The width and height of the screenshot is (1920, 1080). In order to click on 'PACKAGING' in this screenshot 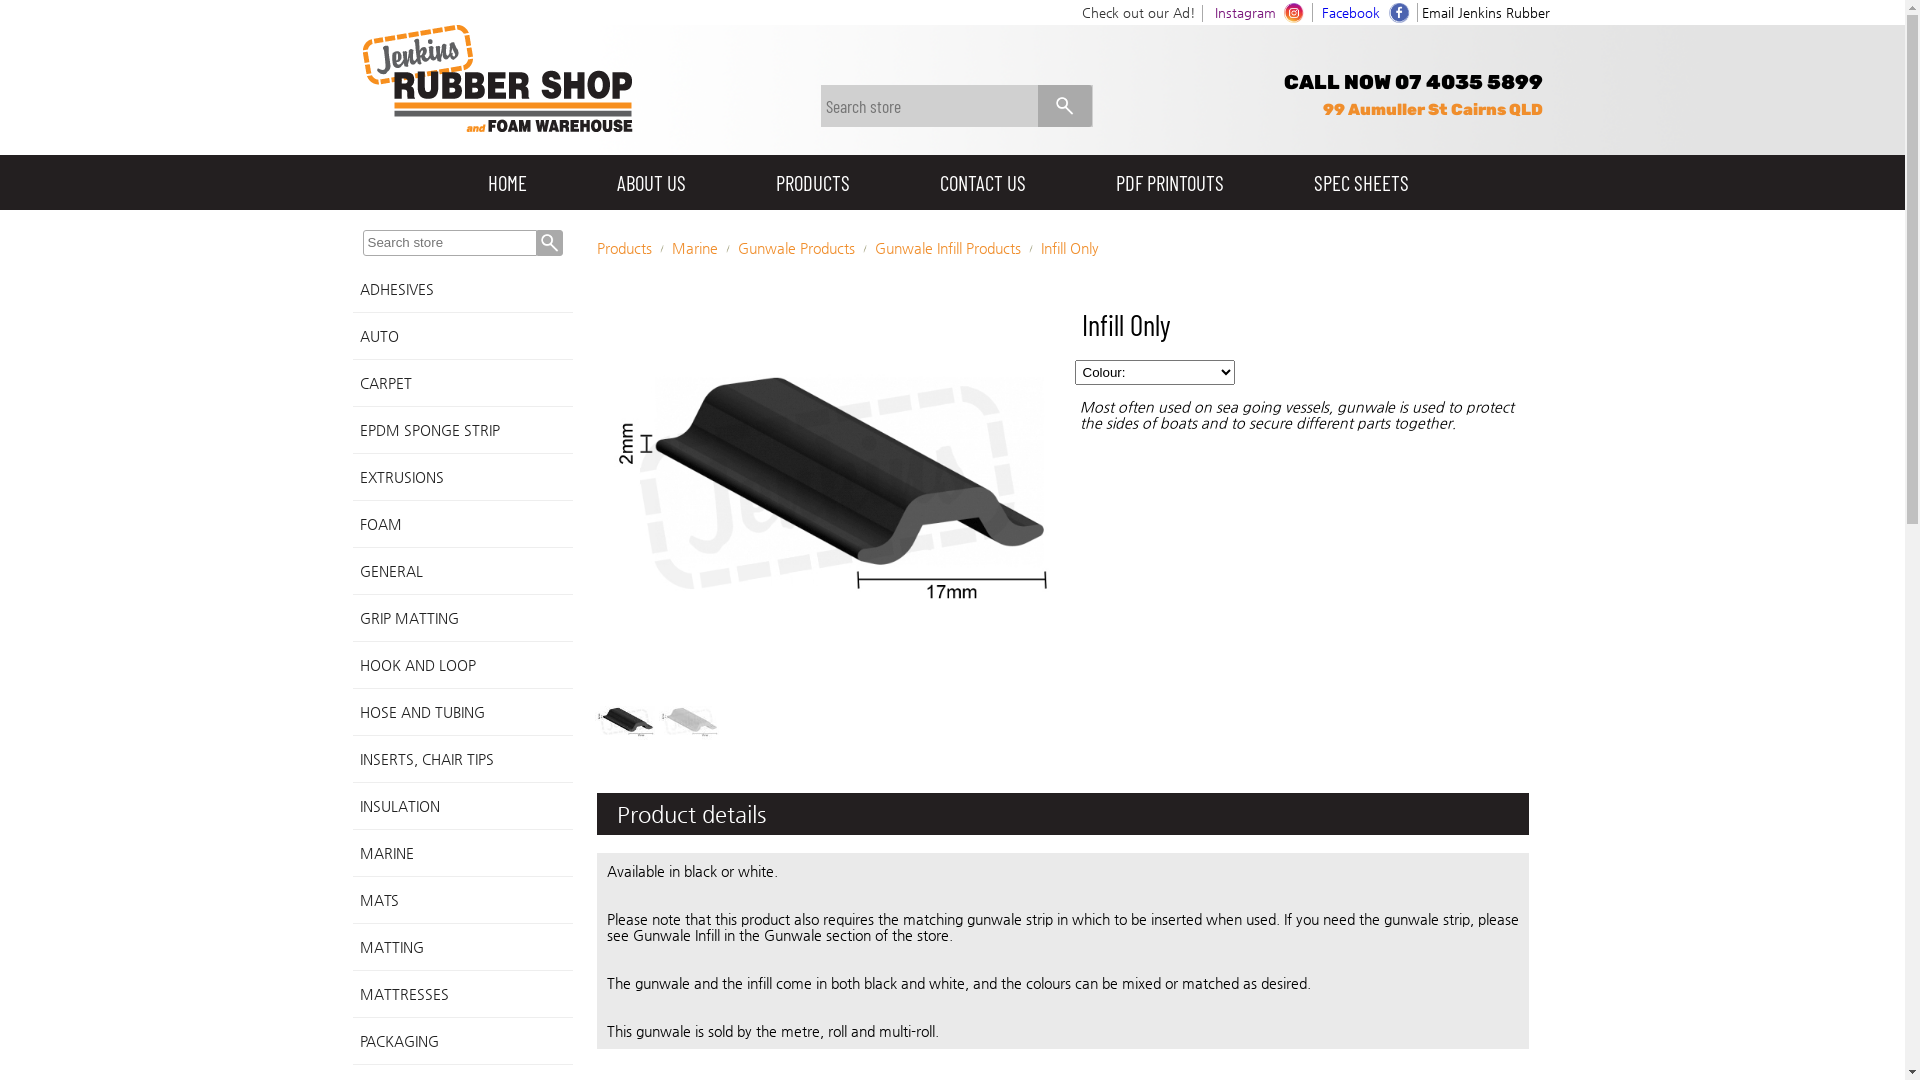, I will do `click(460, 1040)`.